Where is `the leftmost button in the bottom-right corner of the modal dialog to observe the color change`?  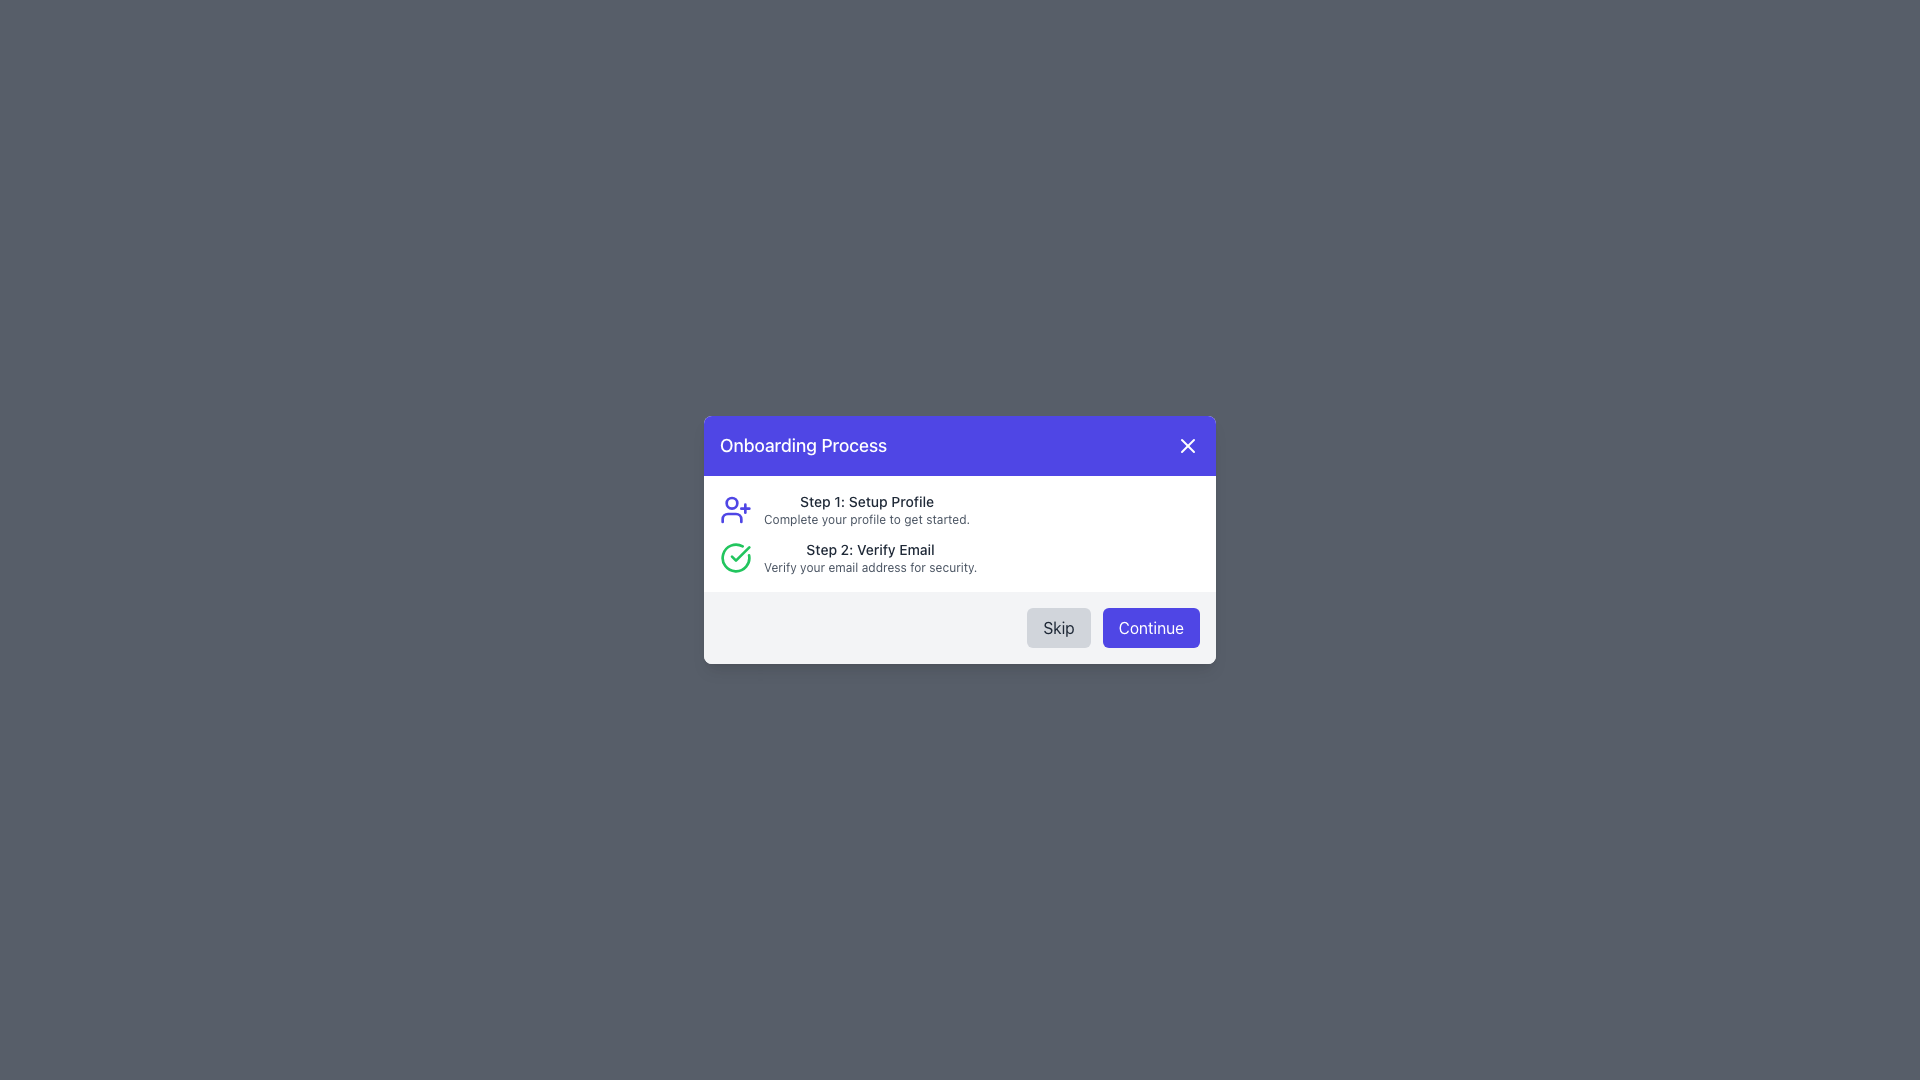
the leftmost button in the bottom-right corner of the modal dialog to observe the color change is located at coordinates (1058, 627).